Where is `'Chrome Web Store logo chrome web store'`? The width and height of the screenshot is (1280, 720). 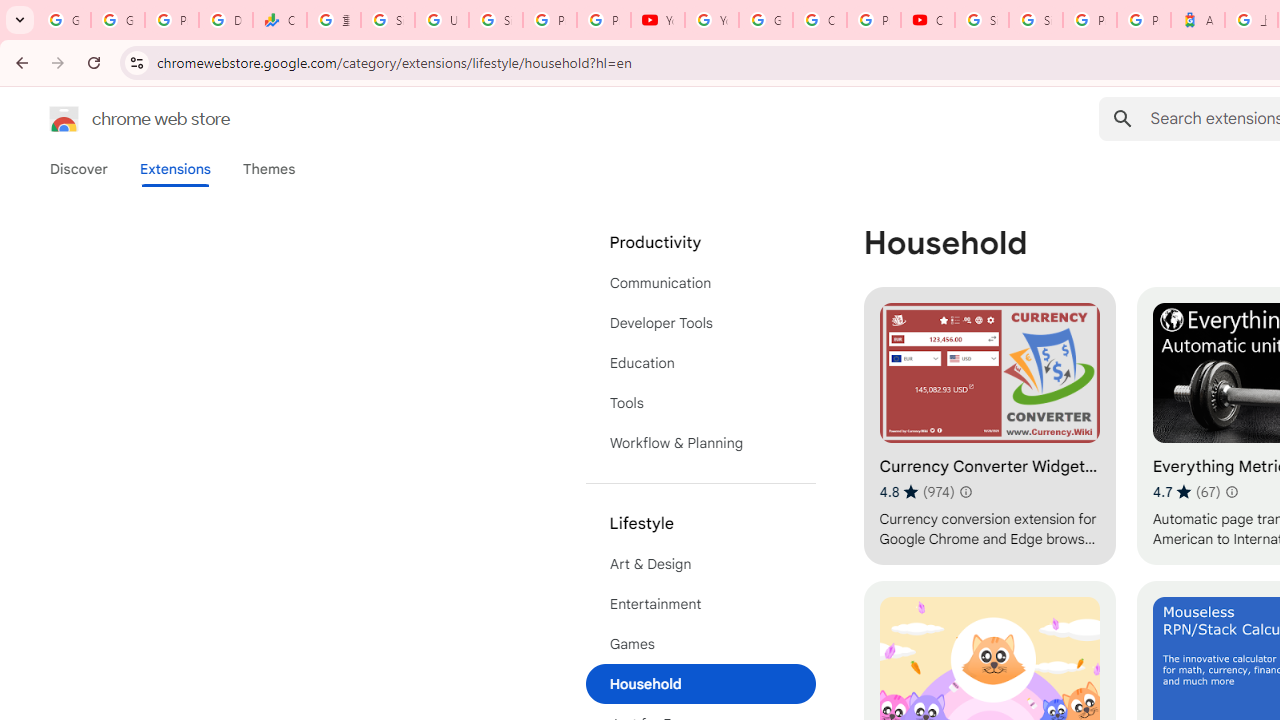
'Chrome Web Store logo chrome web store' is located at coordinates (118, 119).